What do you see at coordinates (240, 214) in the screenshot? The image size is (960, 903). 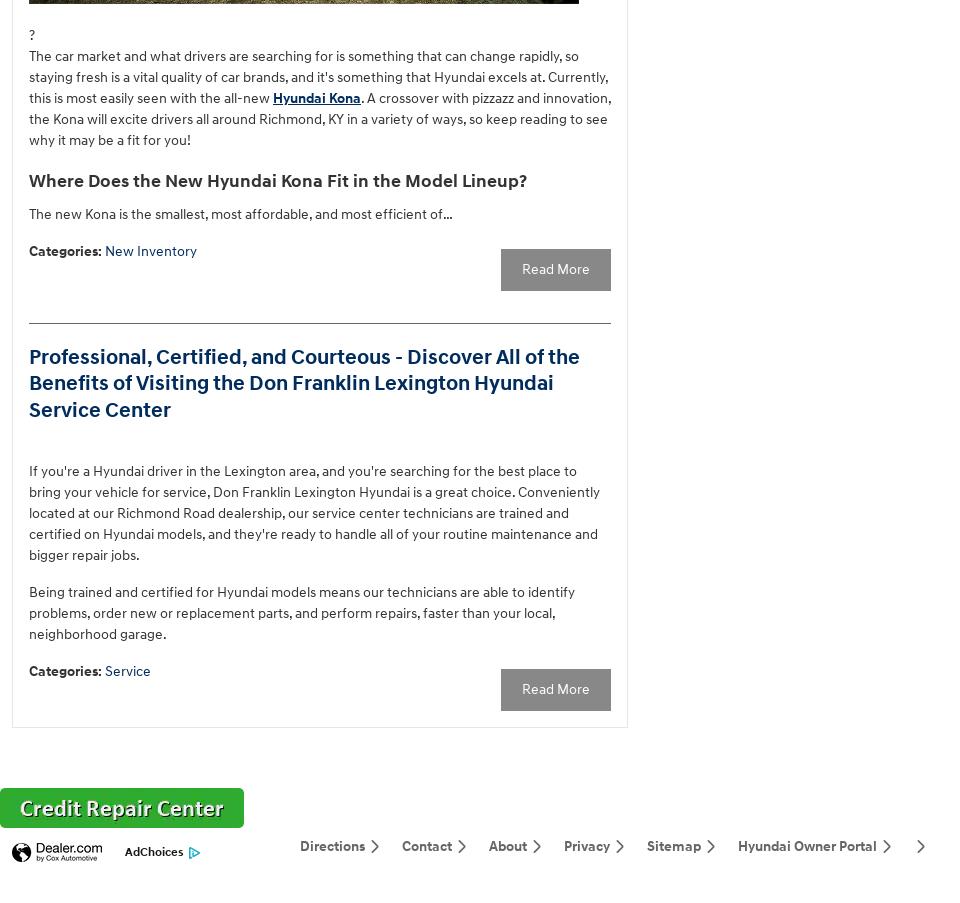 I see `'The new Kona is the smallest, most affordable, and most efficient of…'` at bounding box center [240, 214].